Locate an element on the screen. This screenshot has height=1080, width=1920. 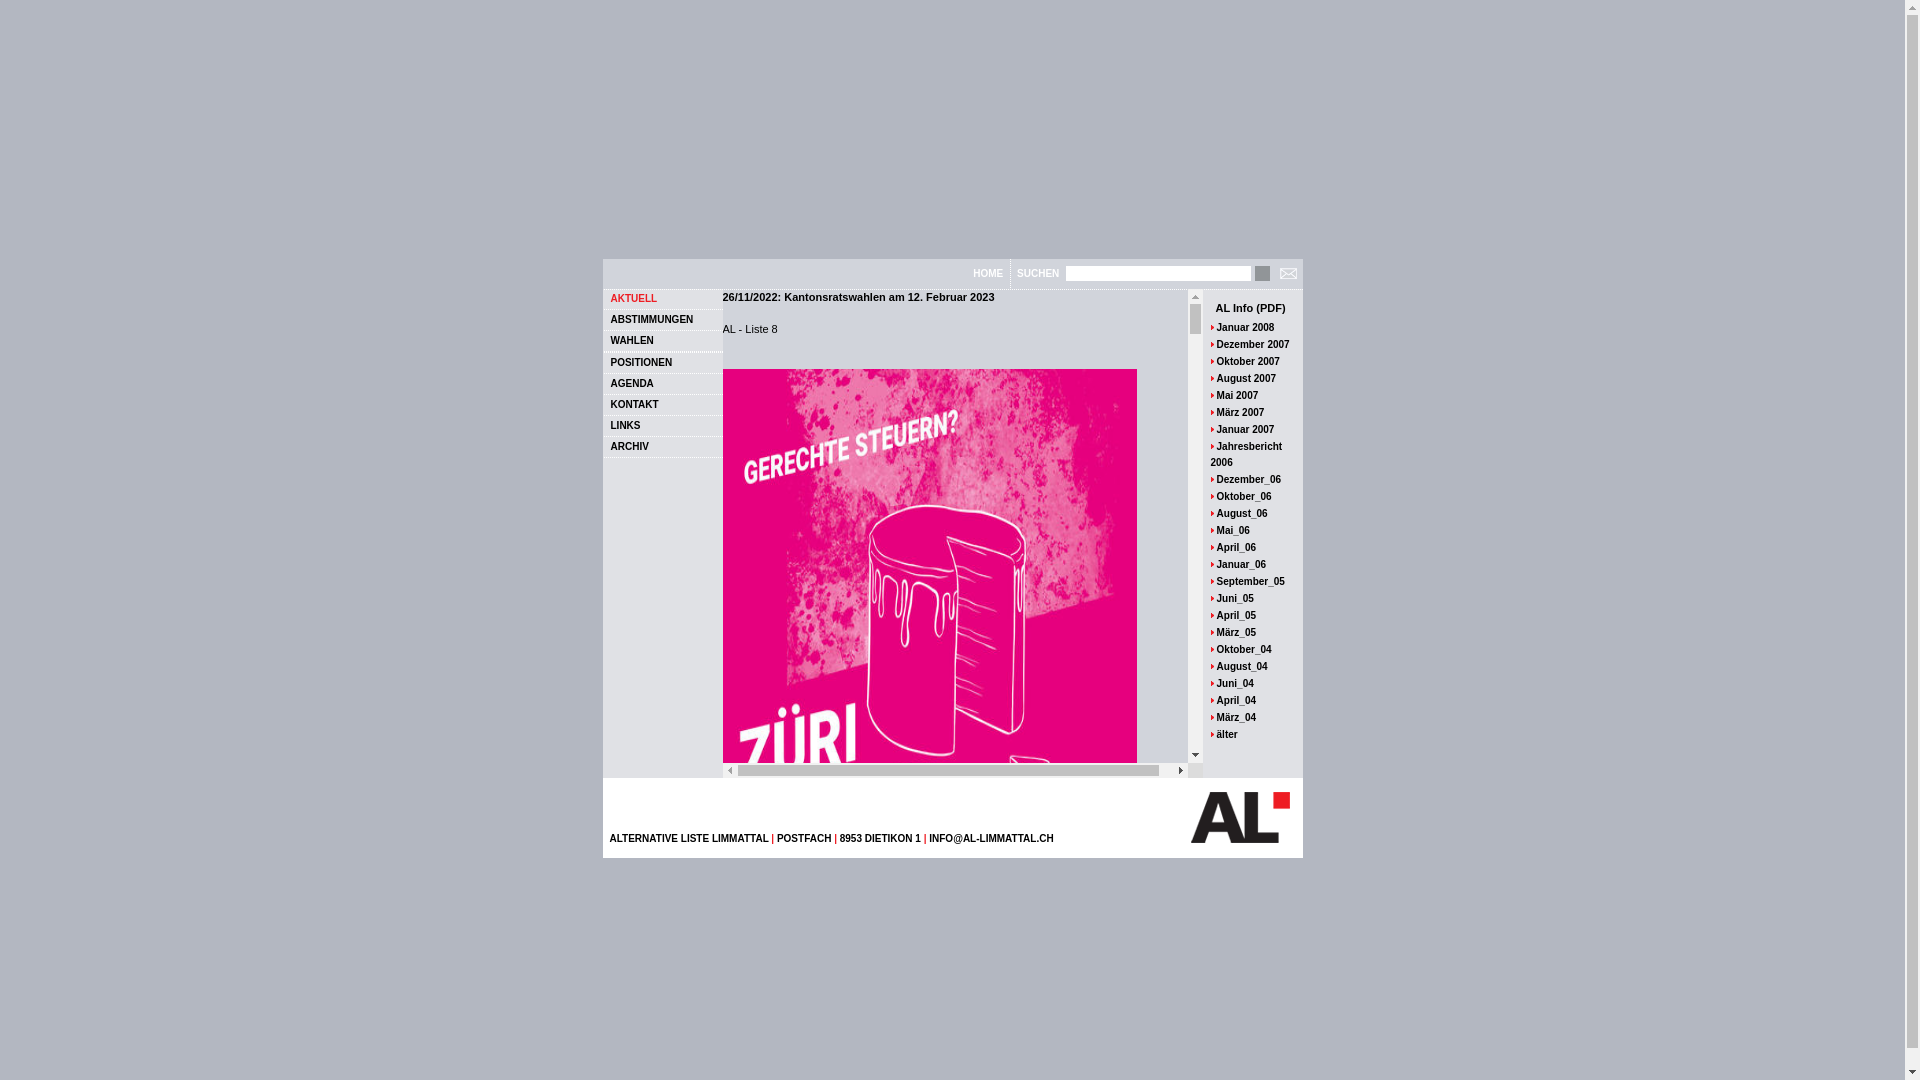
'HOME' is located at coordinates (988, 273).